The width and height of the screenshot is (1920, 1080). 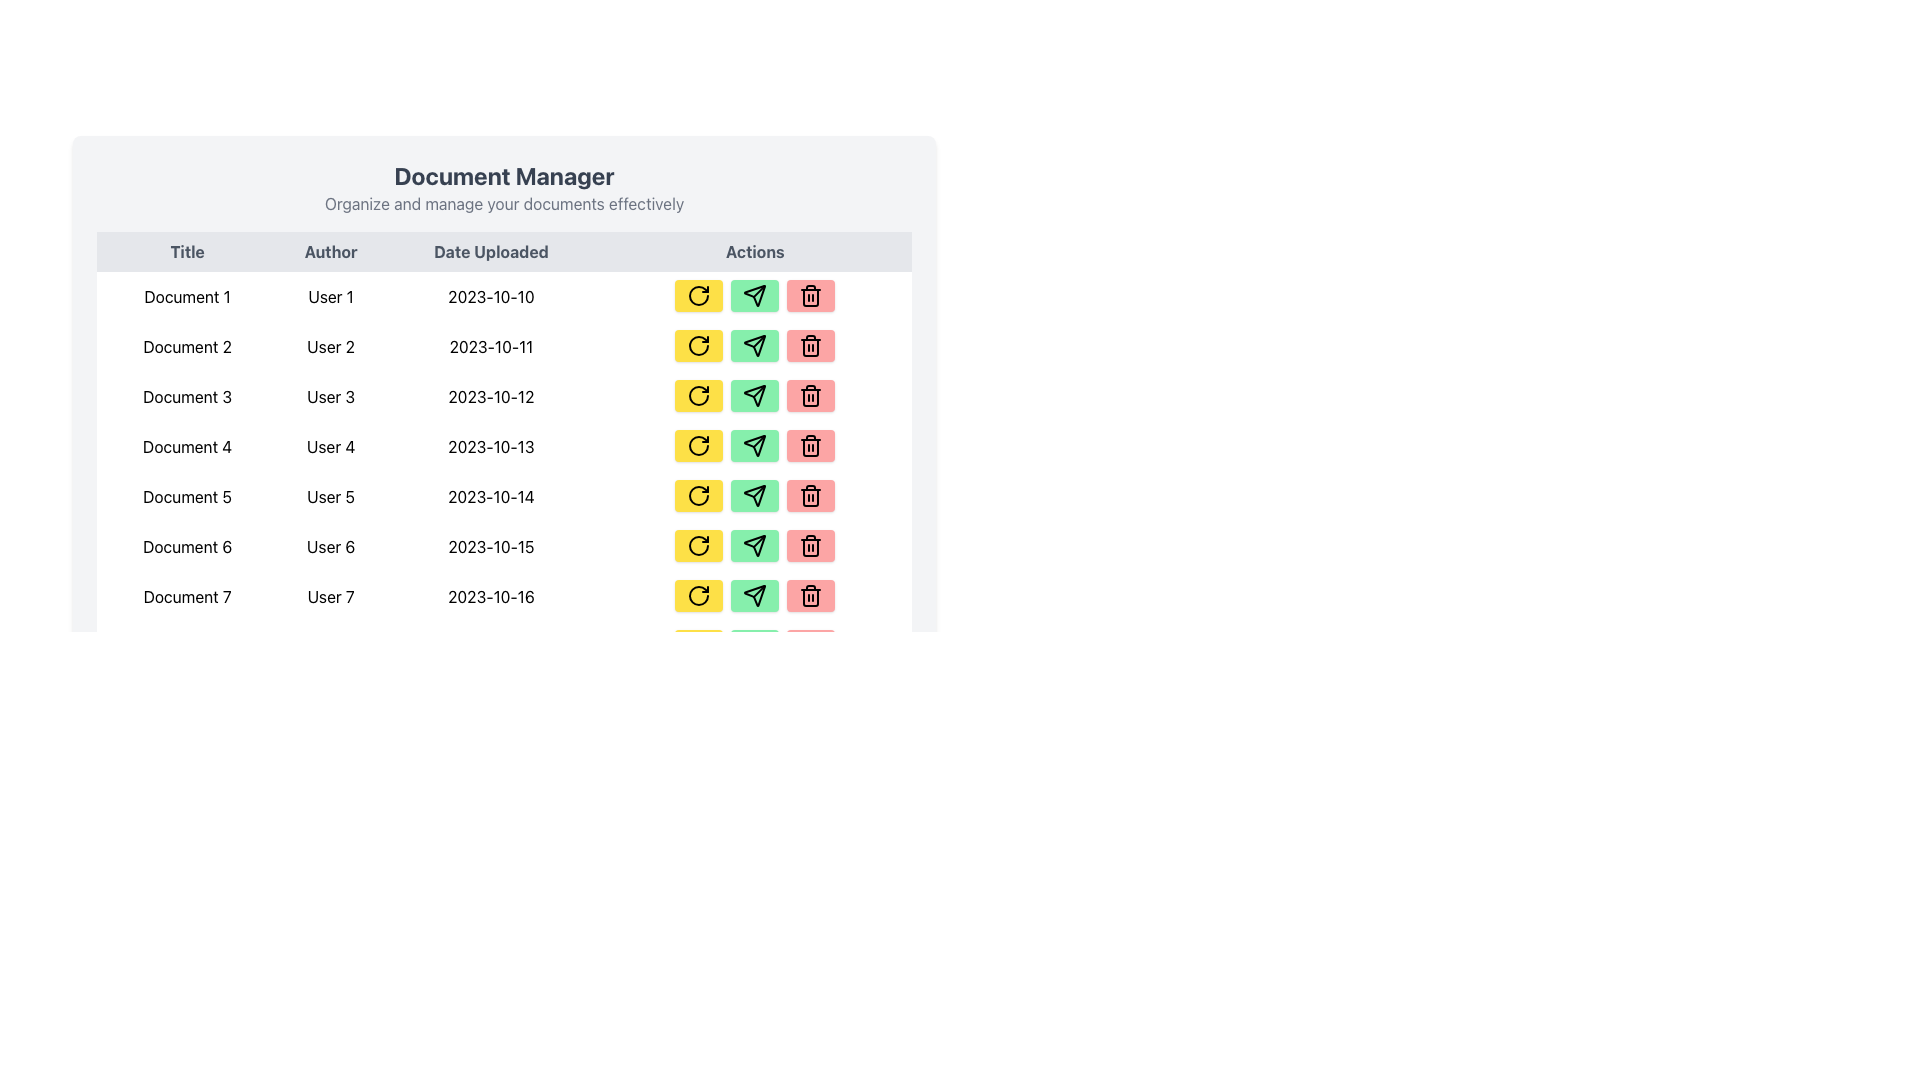 I want to click on the trash can icon button with a red background in the 'Actions' column of the table for 'Document 1' to initiate a delete action, so click(x=811, y=296).